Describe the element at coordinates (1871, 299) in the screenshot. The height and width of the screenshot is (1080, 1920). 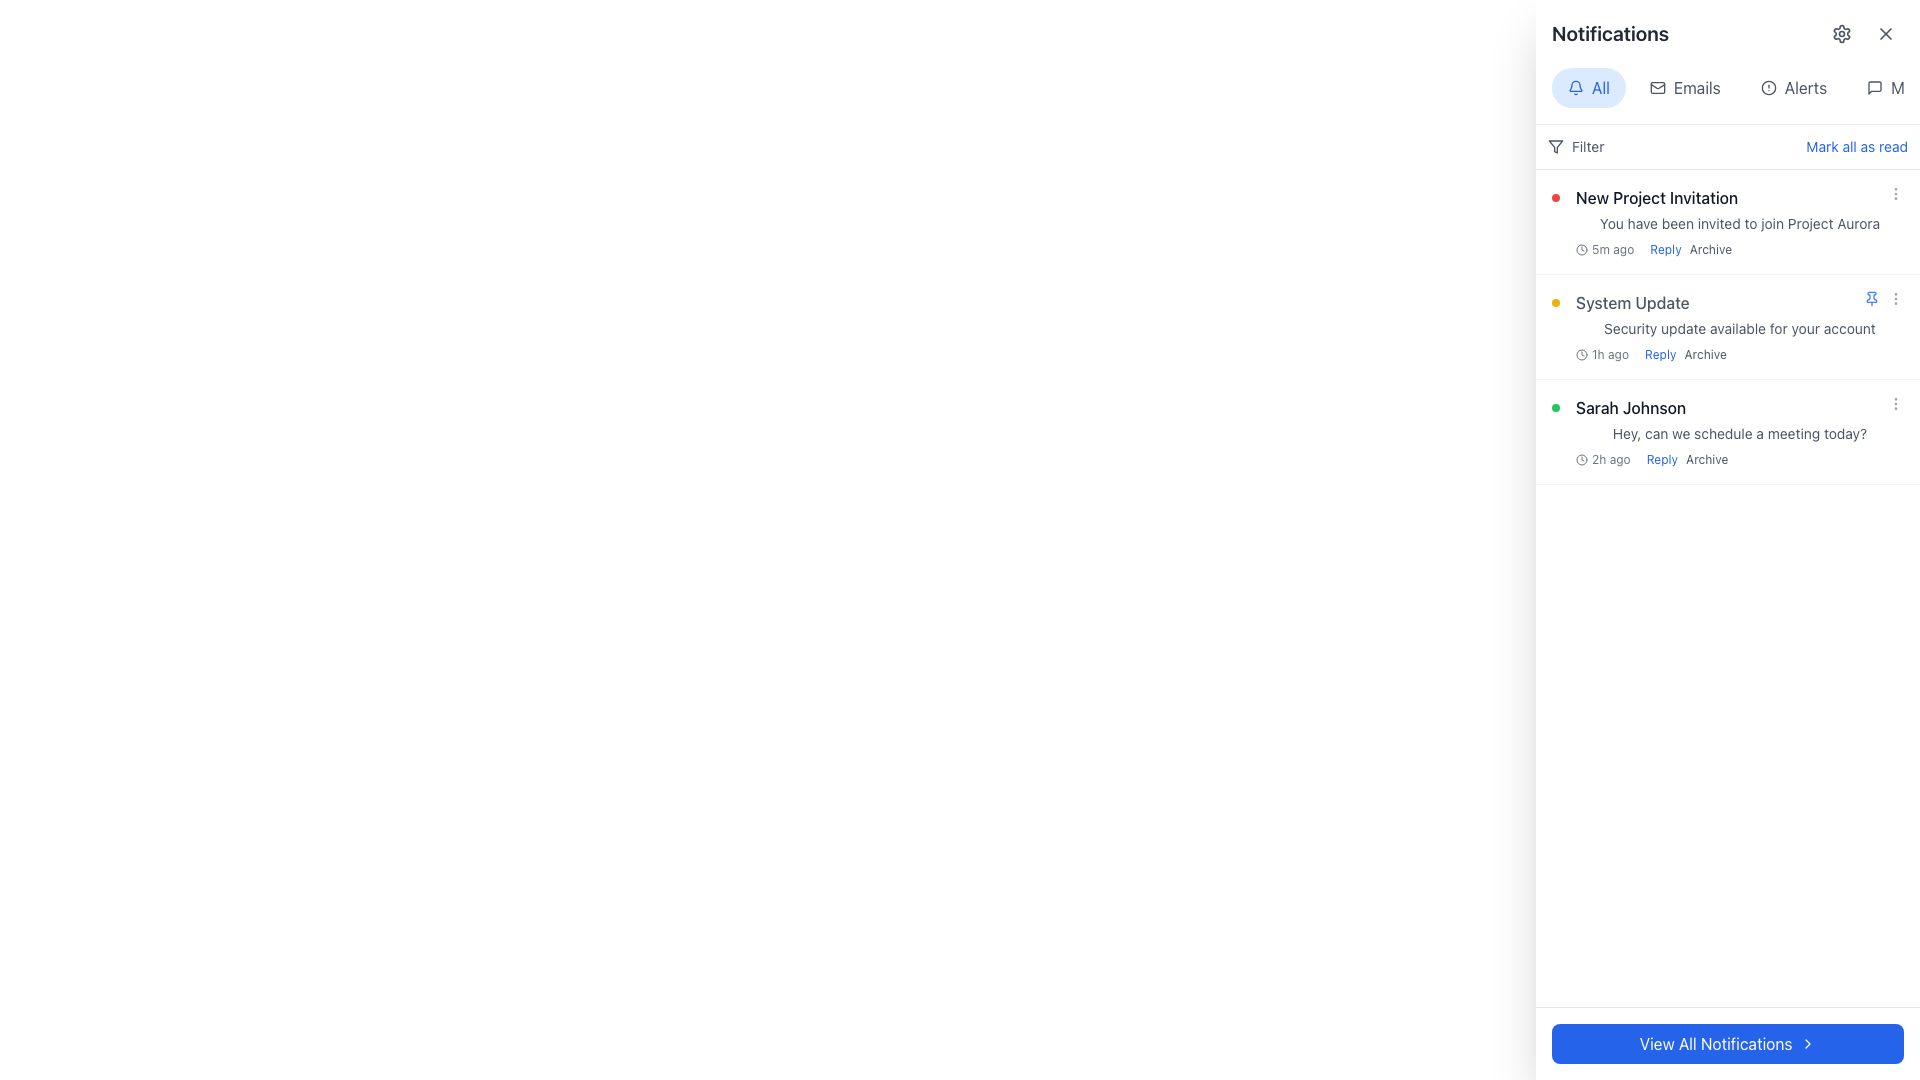
I see `the blue-colored pin icon located to the right of the 'System Update' notification message` at that location.